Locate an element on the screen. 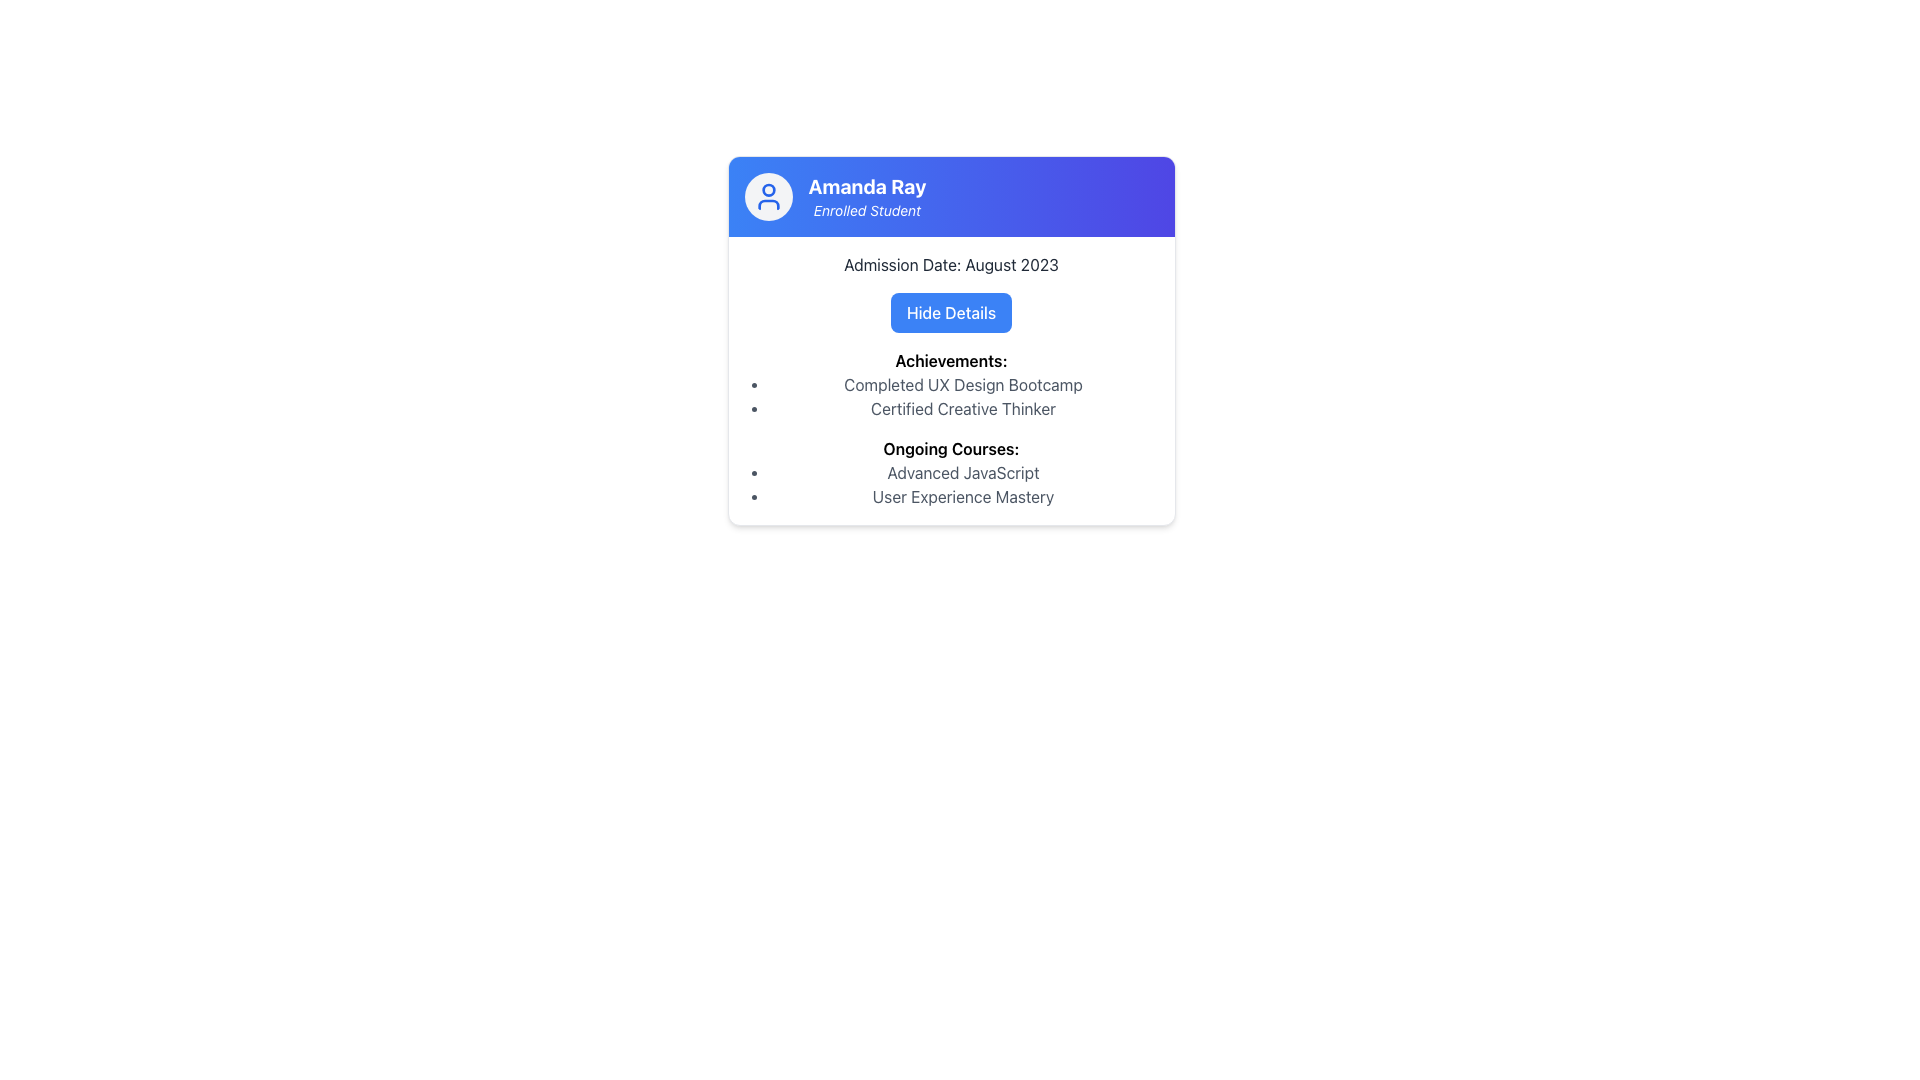  the bold, black text label 'Achievements:' within the content area of the profile card, which is positioned at the beginning of a vertical list of achievements is located at coordinates (950, 361).